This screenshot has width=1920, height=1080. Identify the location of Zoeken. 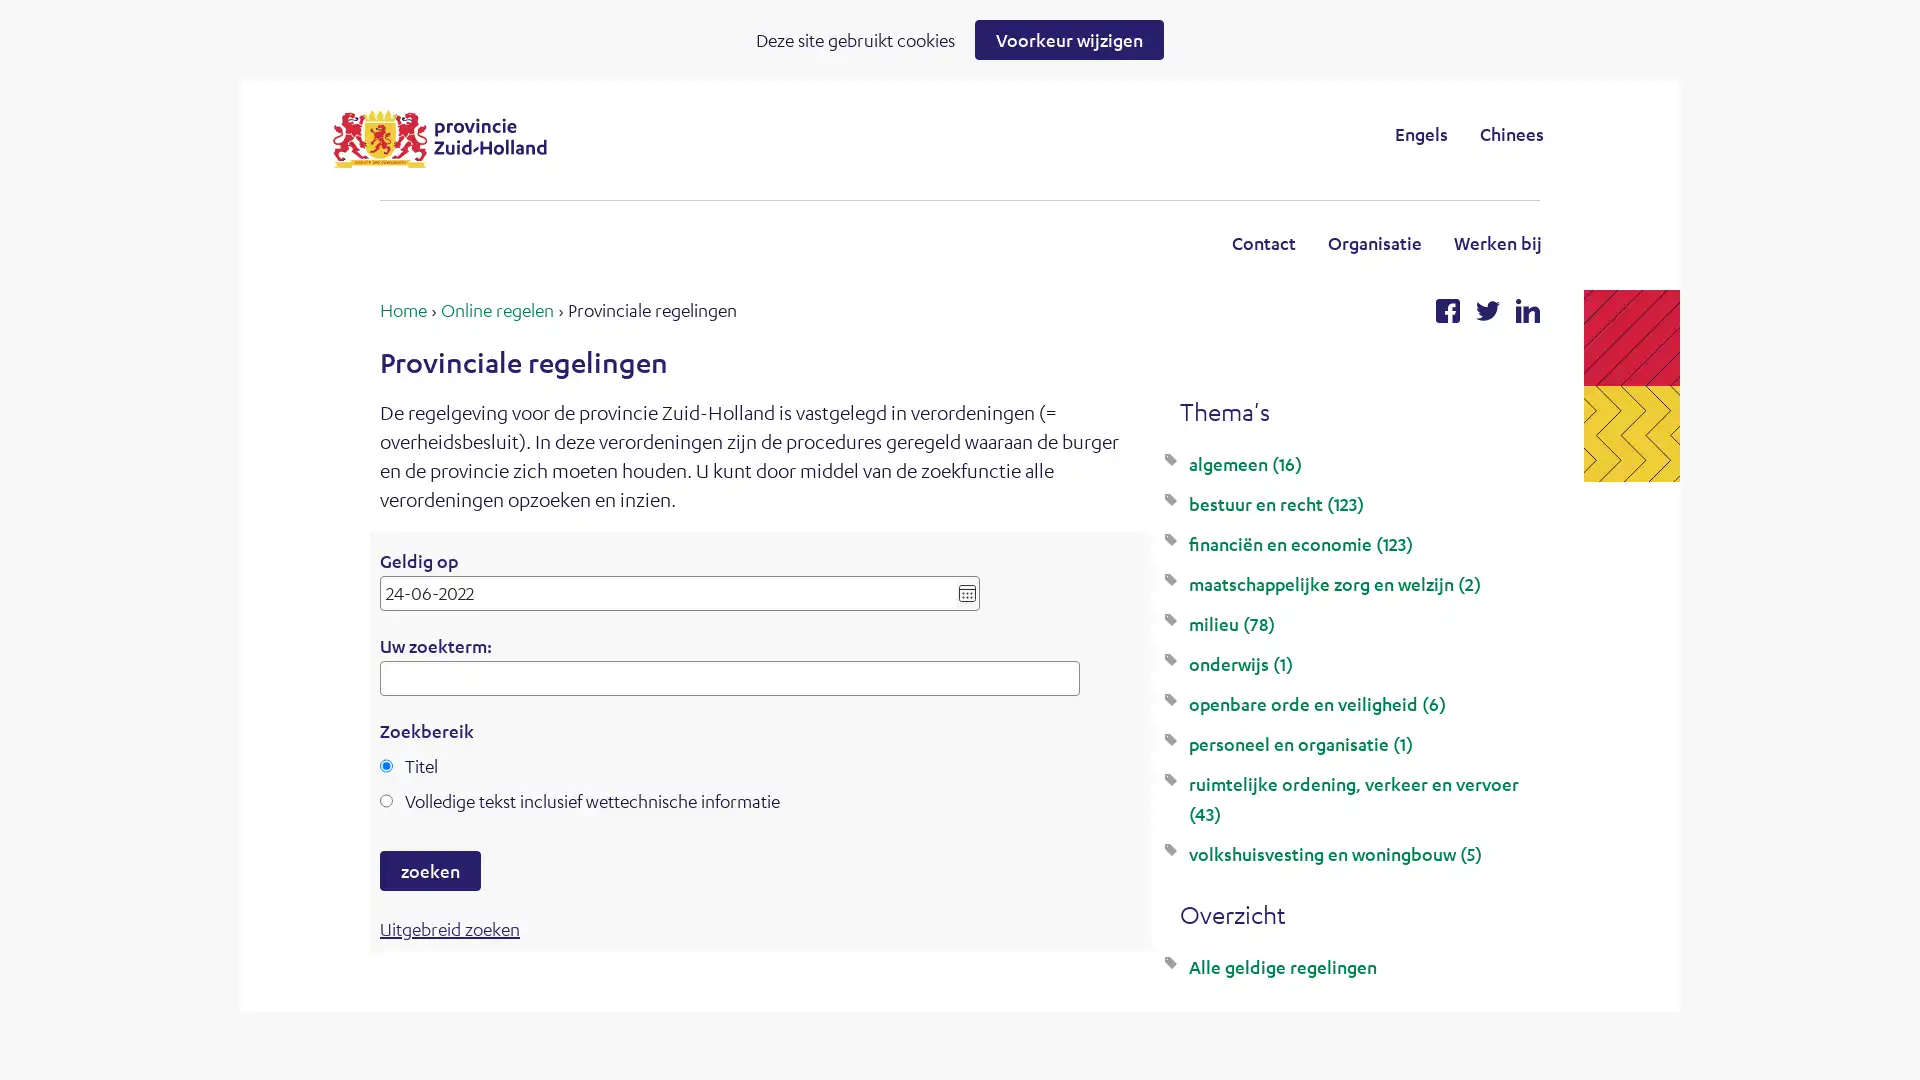
(1124, 133).